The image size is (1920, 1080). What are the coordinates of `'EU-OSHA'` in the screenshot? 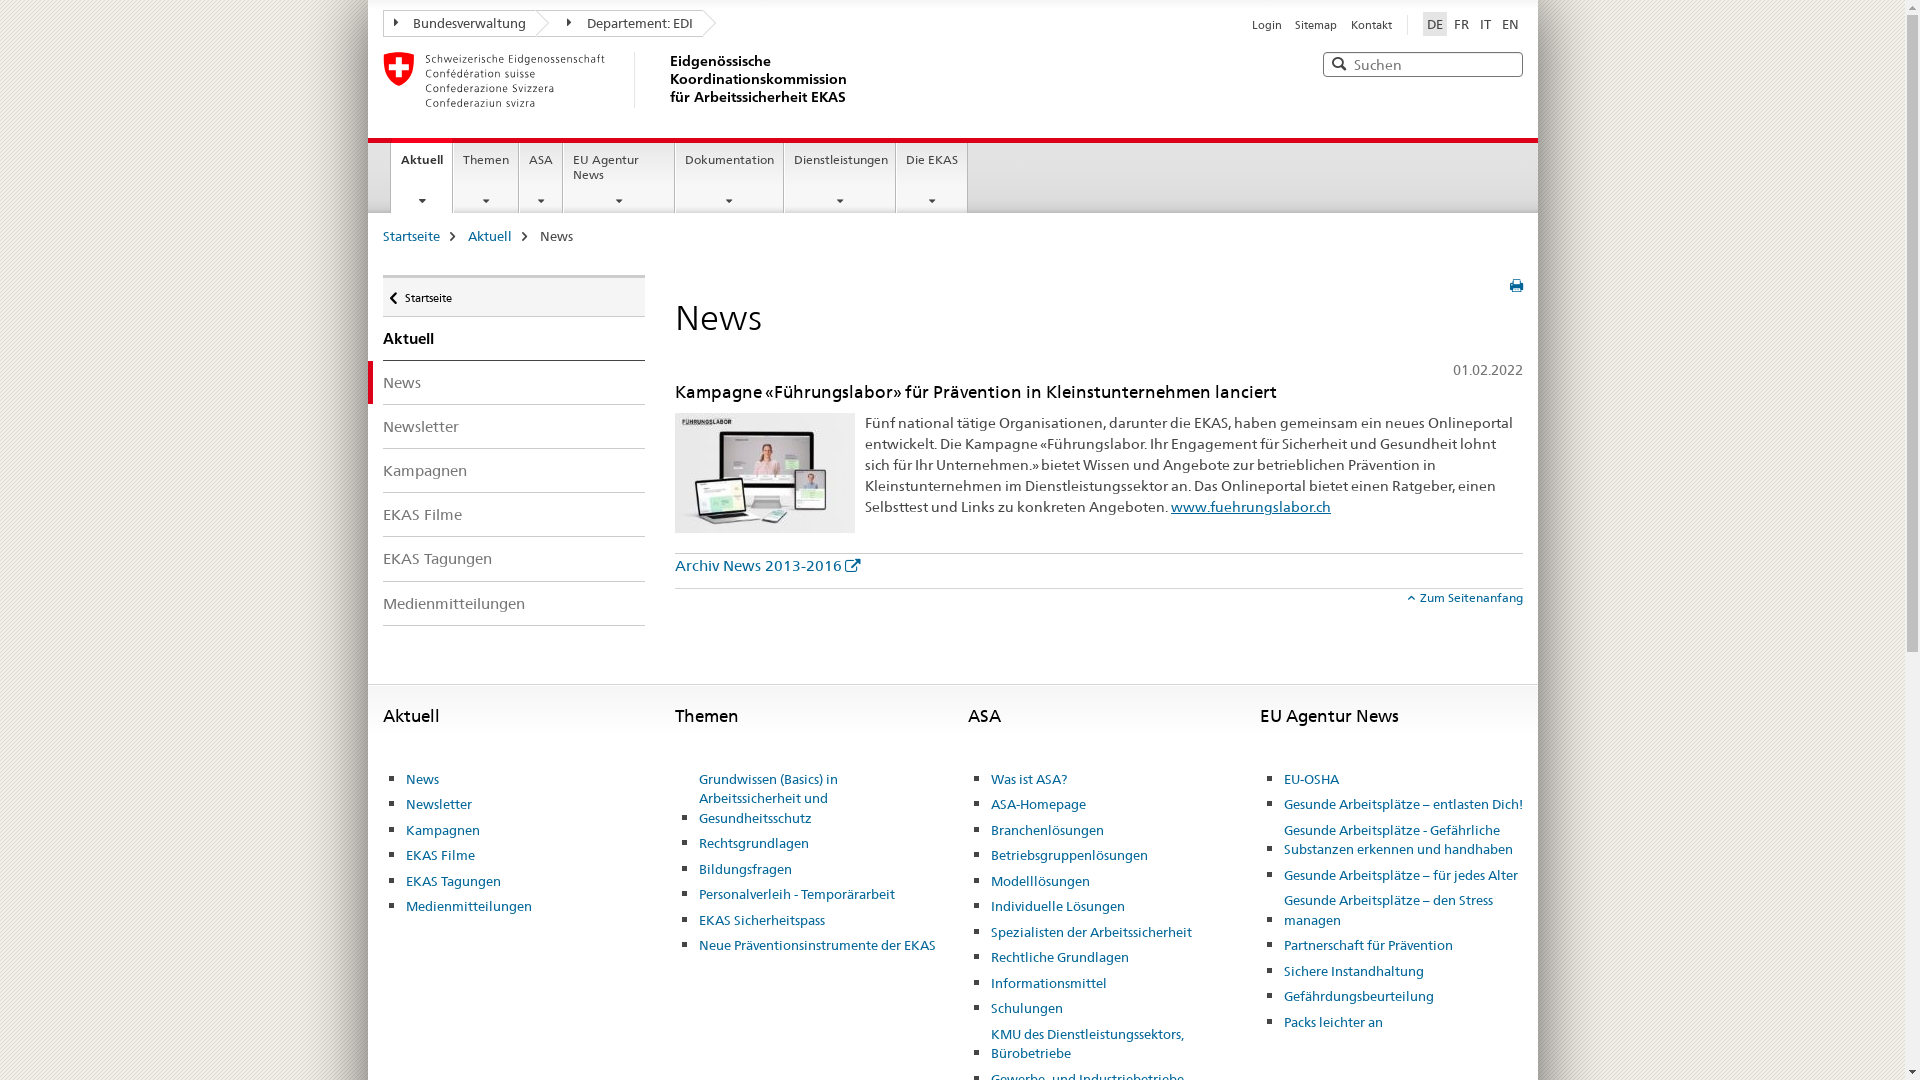 It's located at (1311, 778).